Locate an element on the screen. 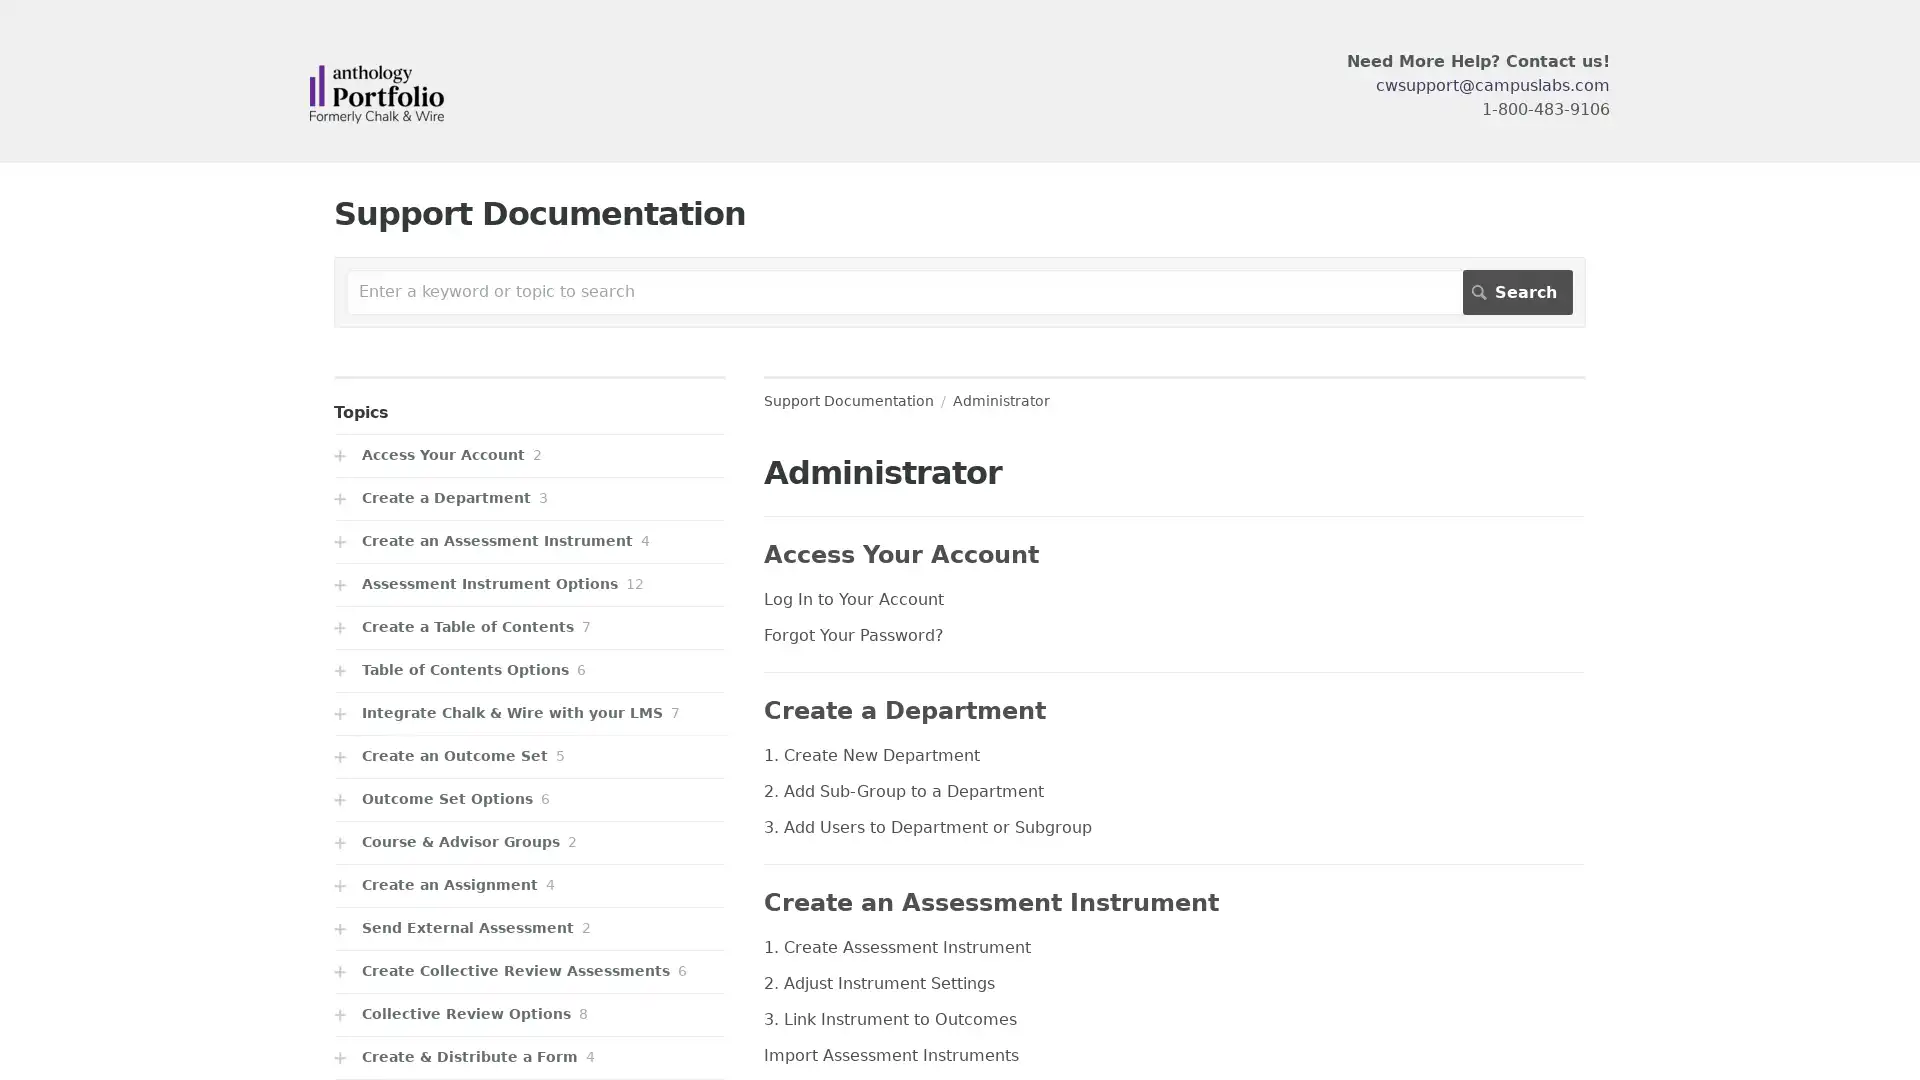 Image resolution: width=1920 pixels, height=1080 pixels. Access Your Account 2 is located at coordinates (529, 455).